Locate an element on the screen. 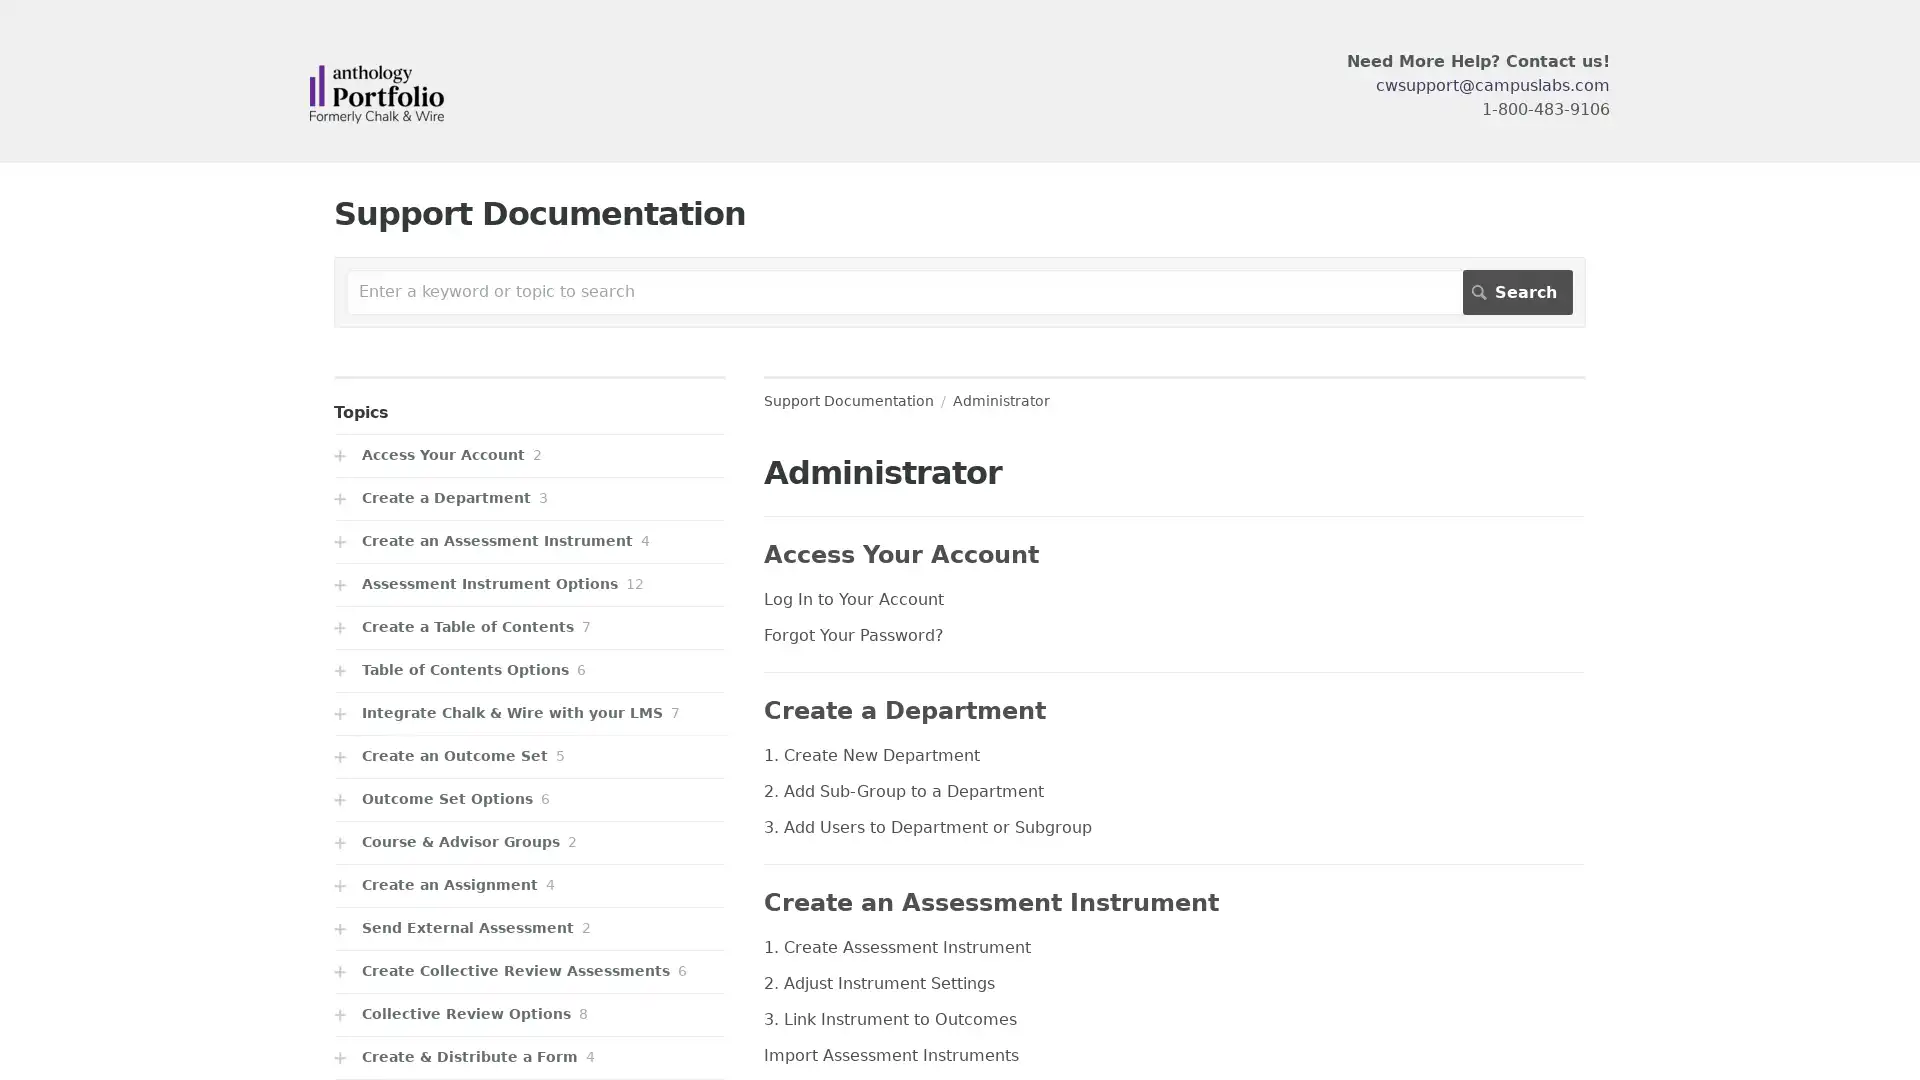 Image resolution: width=1920 pixels, height=1080 pixels. Access Your Account 2 is located at coordinates (529, 455).